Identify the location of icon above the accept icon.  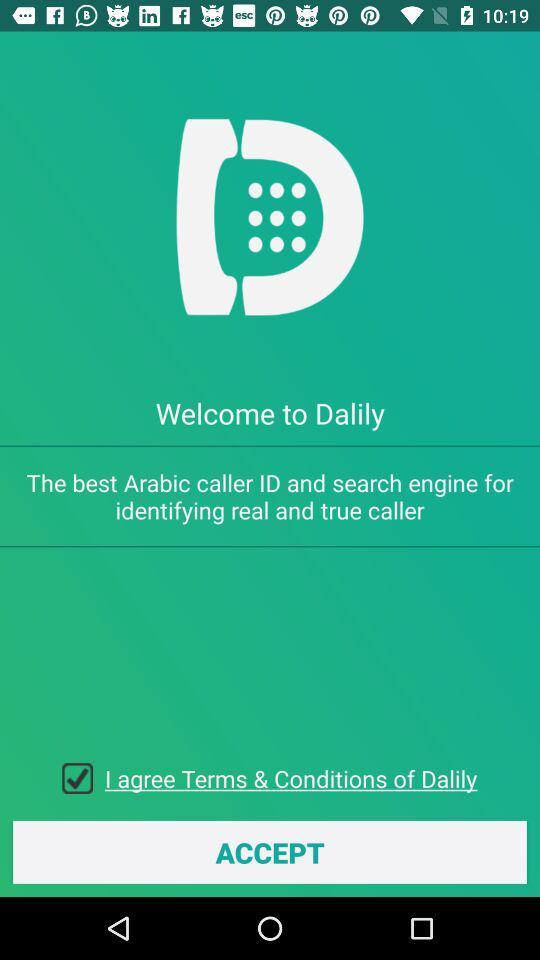
(82, 777).